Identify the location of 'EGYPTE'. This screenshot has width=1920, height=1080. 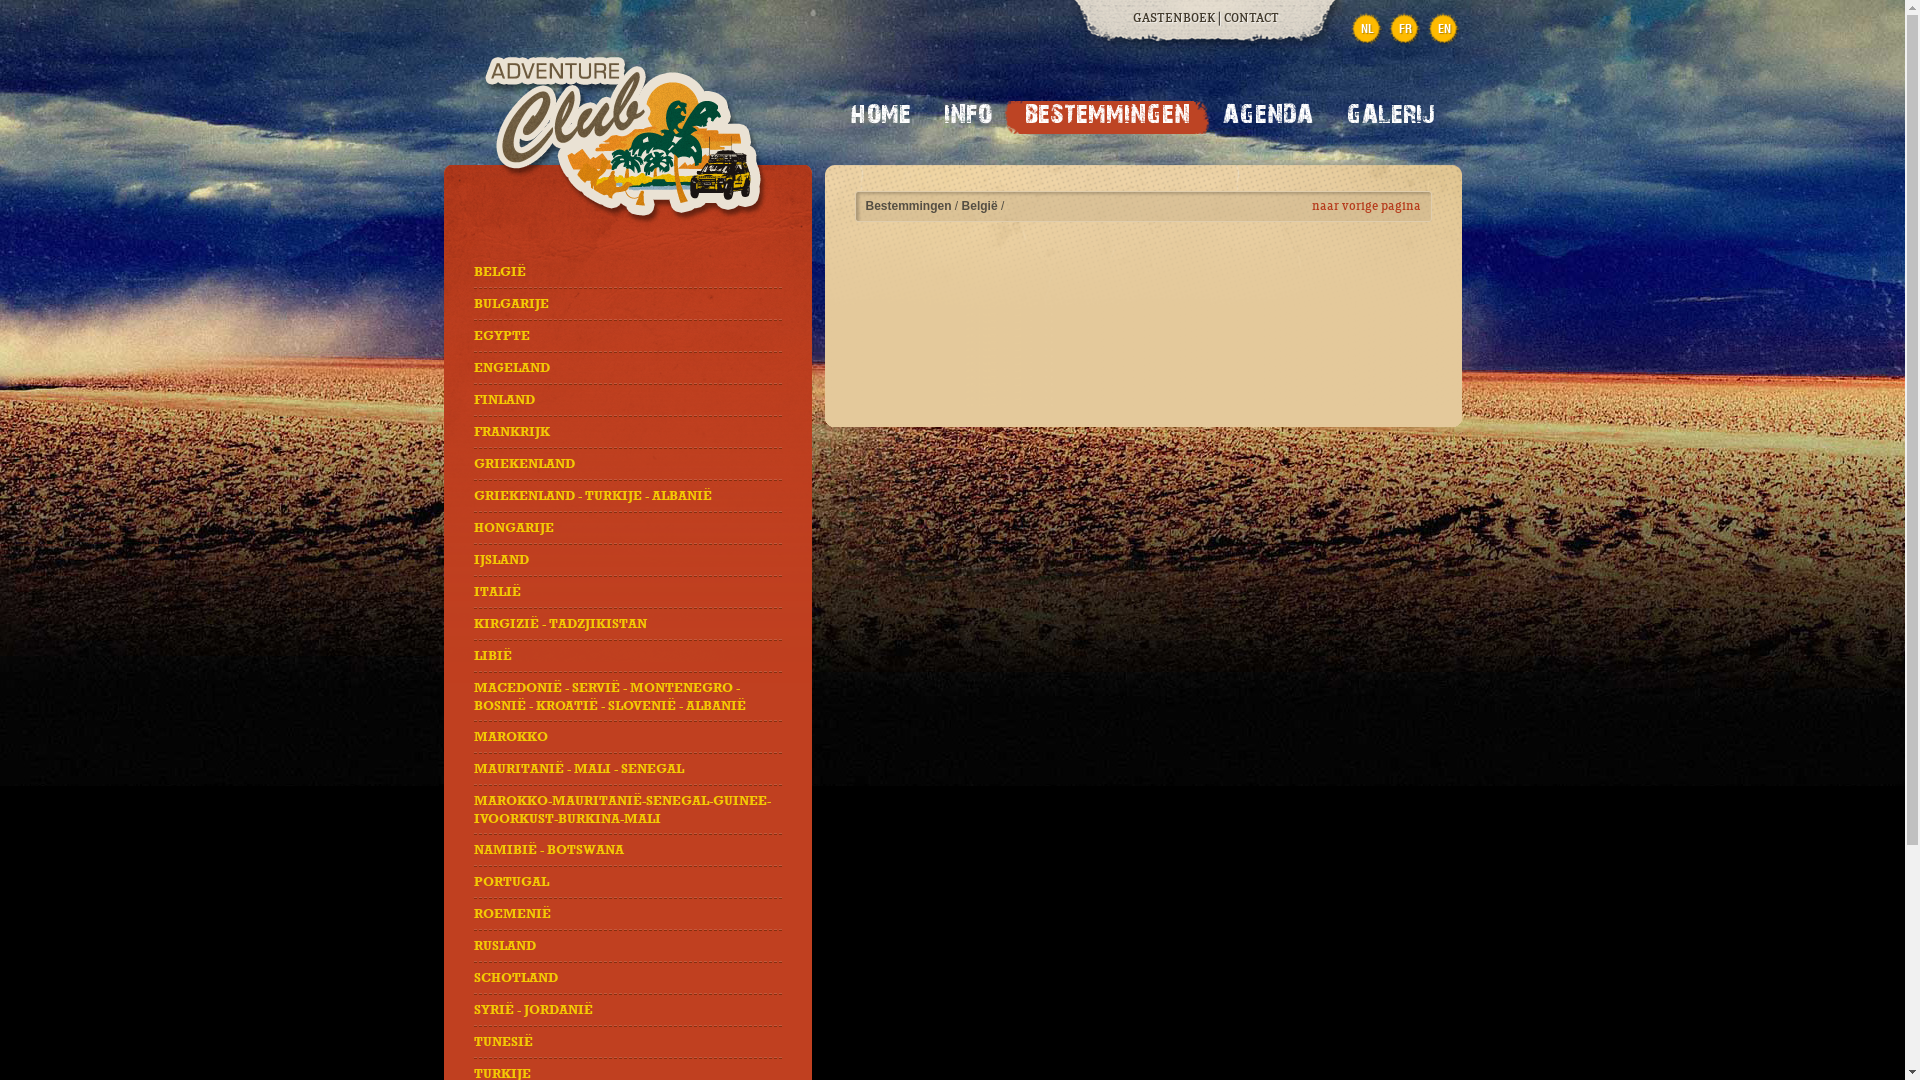
(502, 334).